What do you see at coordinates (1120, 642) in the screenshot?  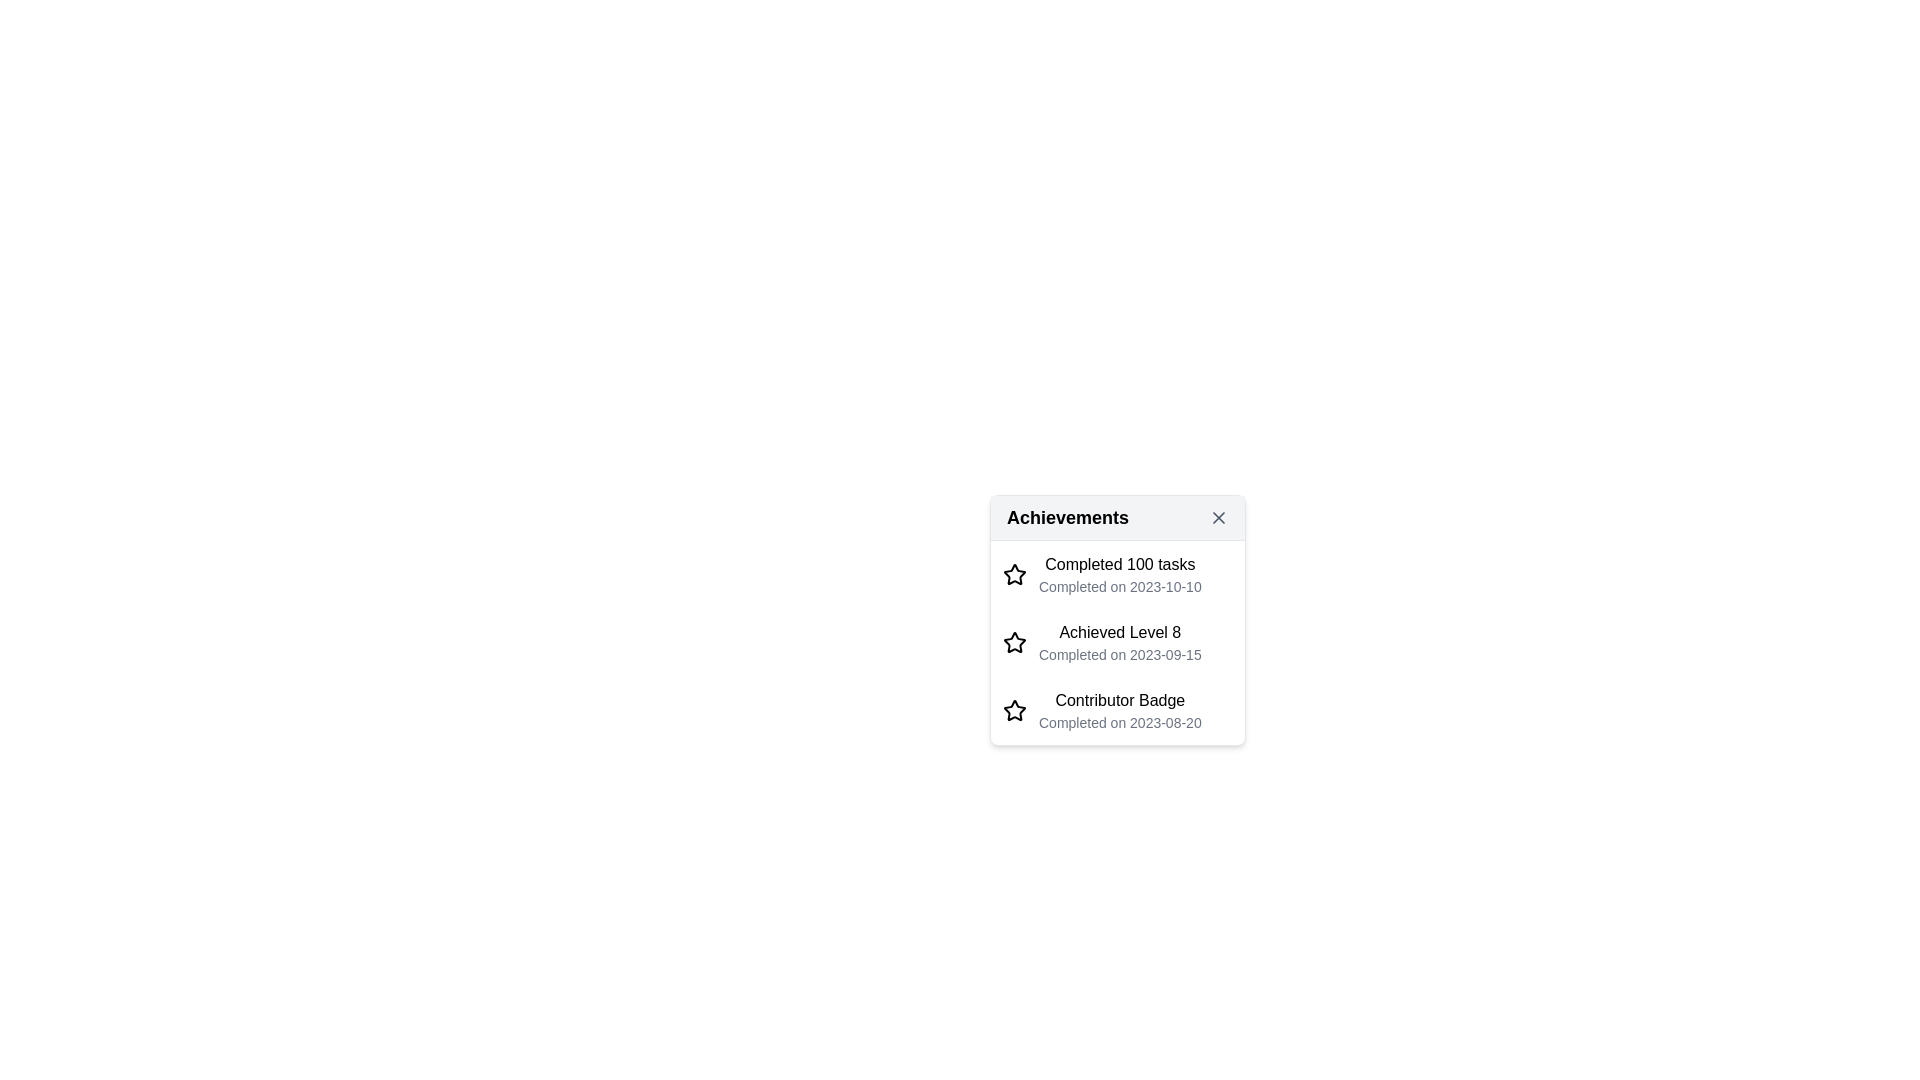 I see `the Text Display indicating the achievement of reaching Level 8, which includes the completion date of '2023-09-15'. This element is the second item in the 'Achievements' panel, positioned between two other achievement notifications` at bounding box center [1120, 642].